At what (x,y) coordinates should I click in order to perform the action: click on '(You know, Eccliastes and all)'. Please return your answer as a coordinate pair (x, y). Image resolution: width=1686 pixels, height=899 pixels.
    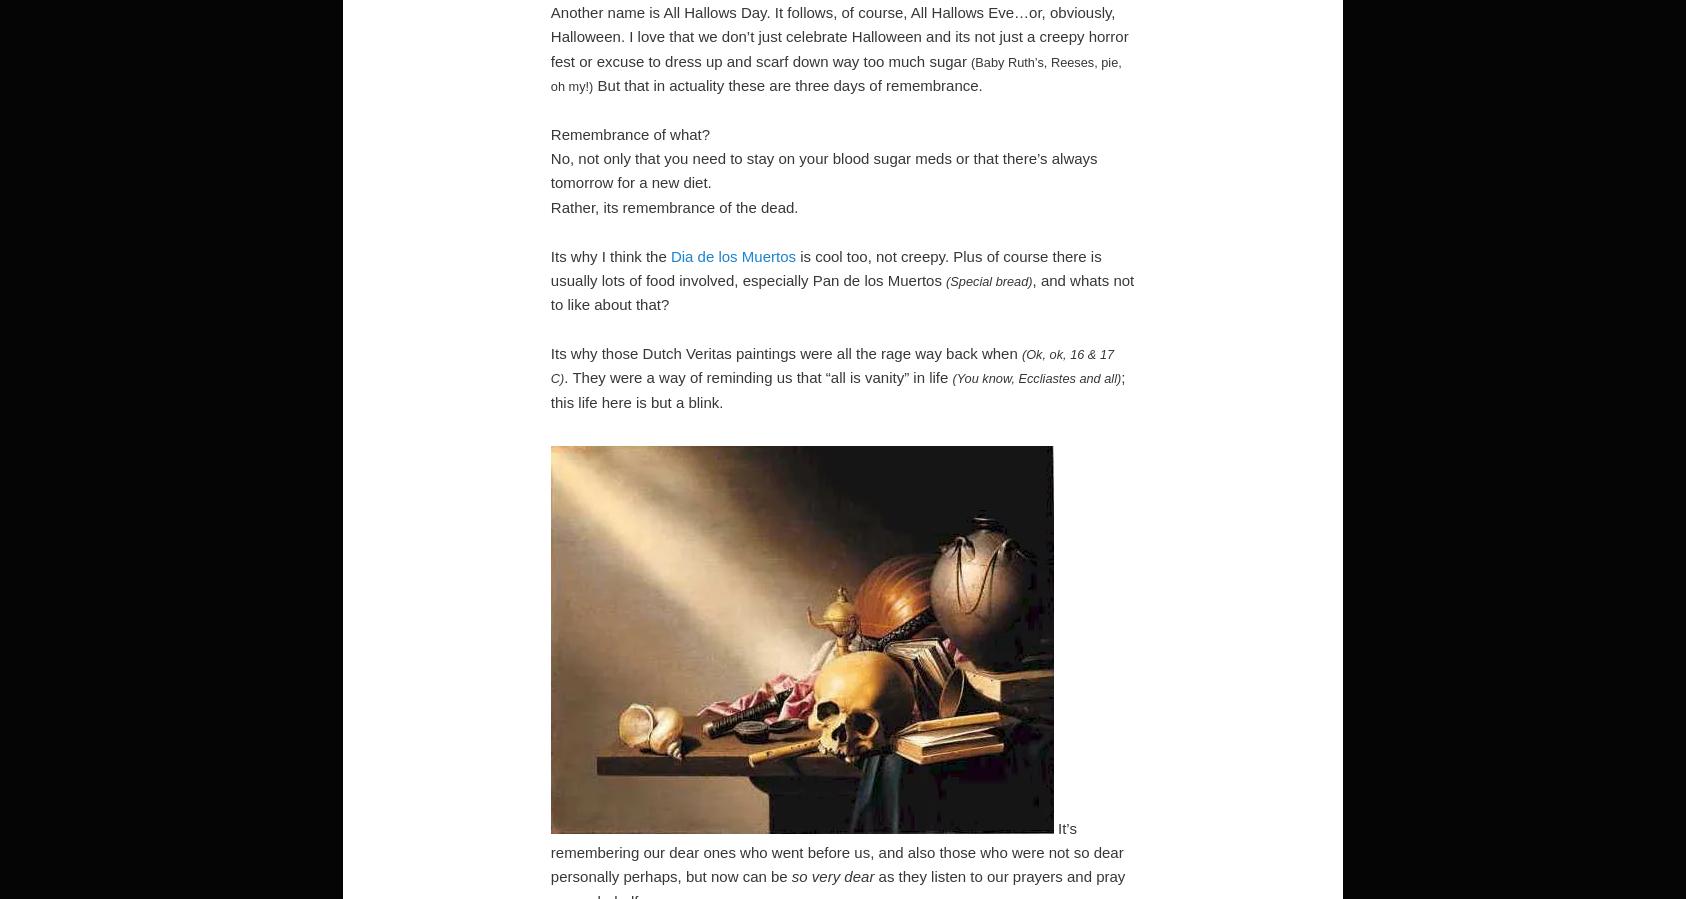
    Looking at the image, I should click on (951, 377).